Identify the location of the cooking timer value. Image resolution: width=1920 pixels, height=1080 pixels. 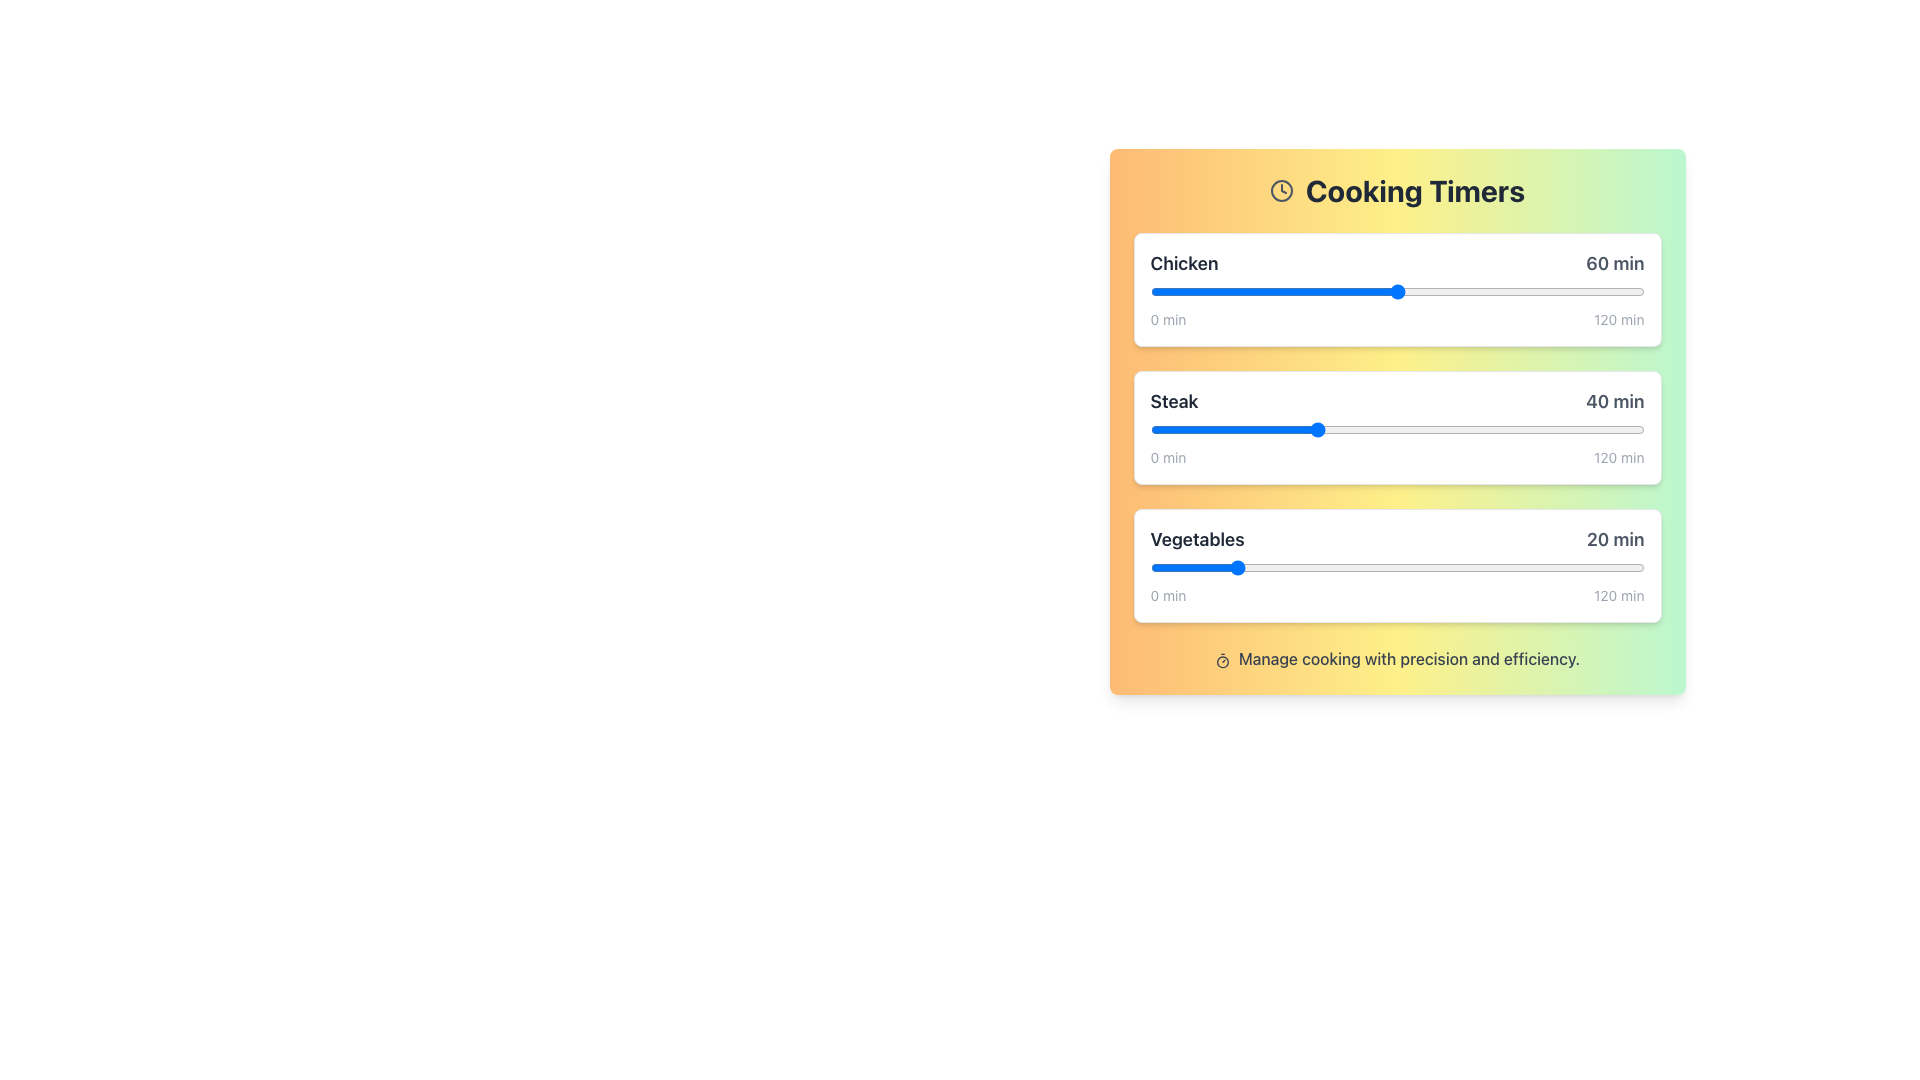
(1603, 292).